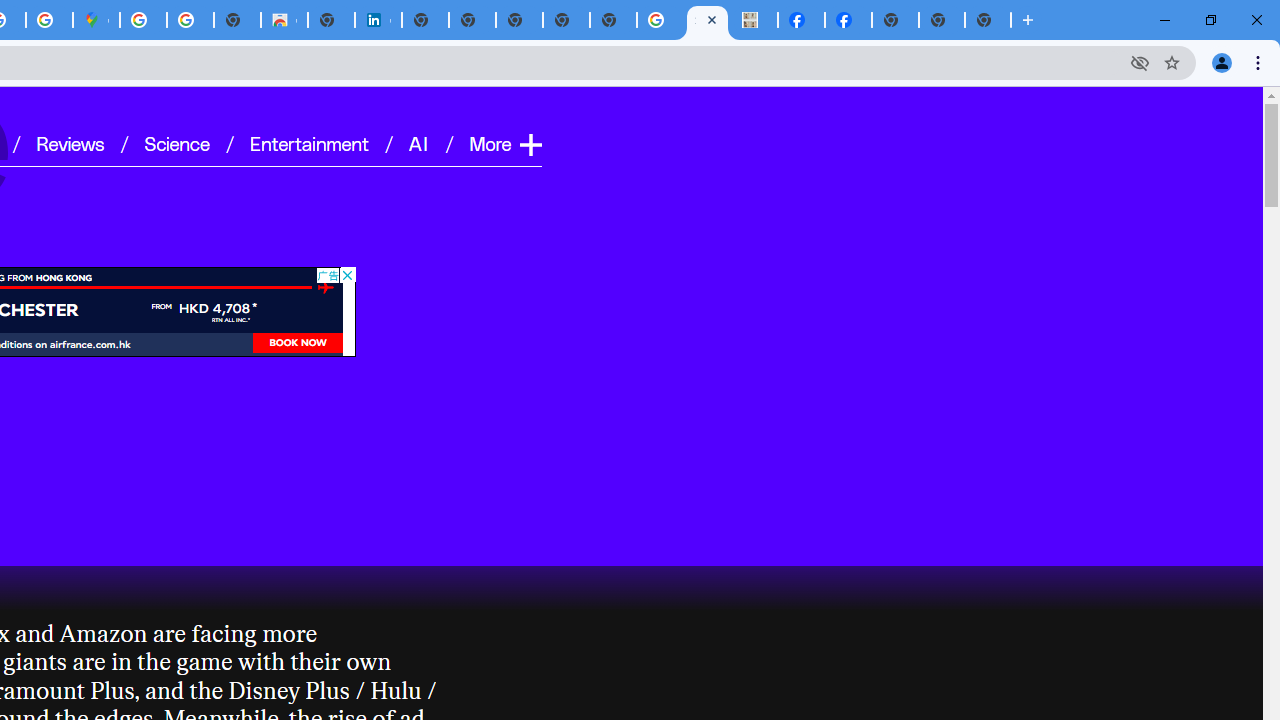 The image size is (1280, 720). I want to click on 'Cookie Policy | LinkedIn', so click(378, 20).